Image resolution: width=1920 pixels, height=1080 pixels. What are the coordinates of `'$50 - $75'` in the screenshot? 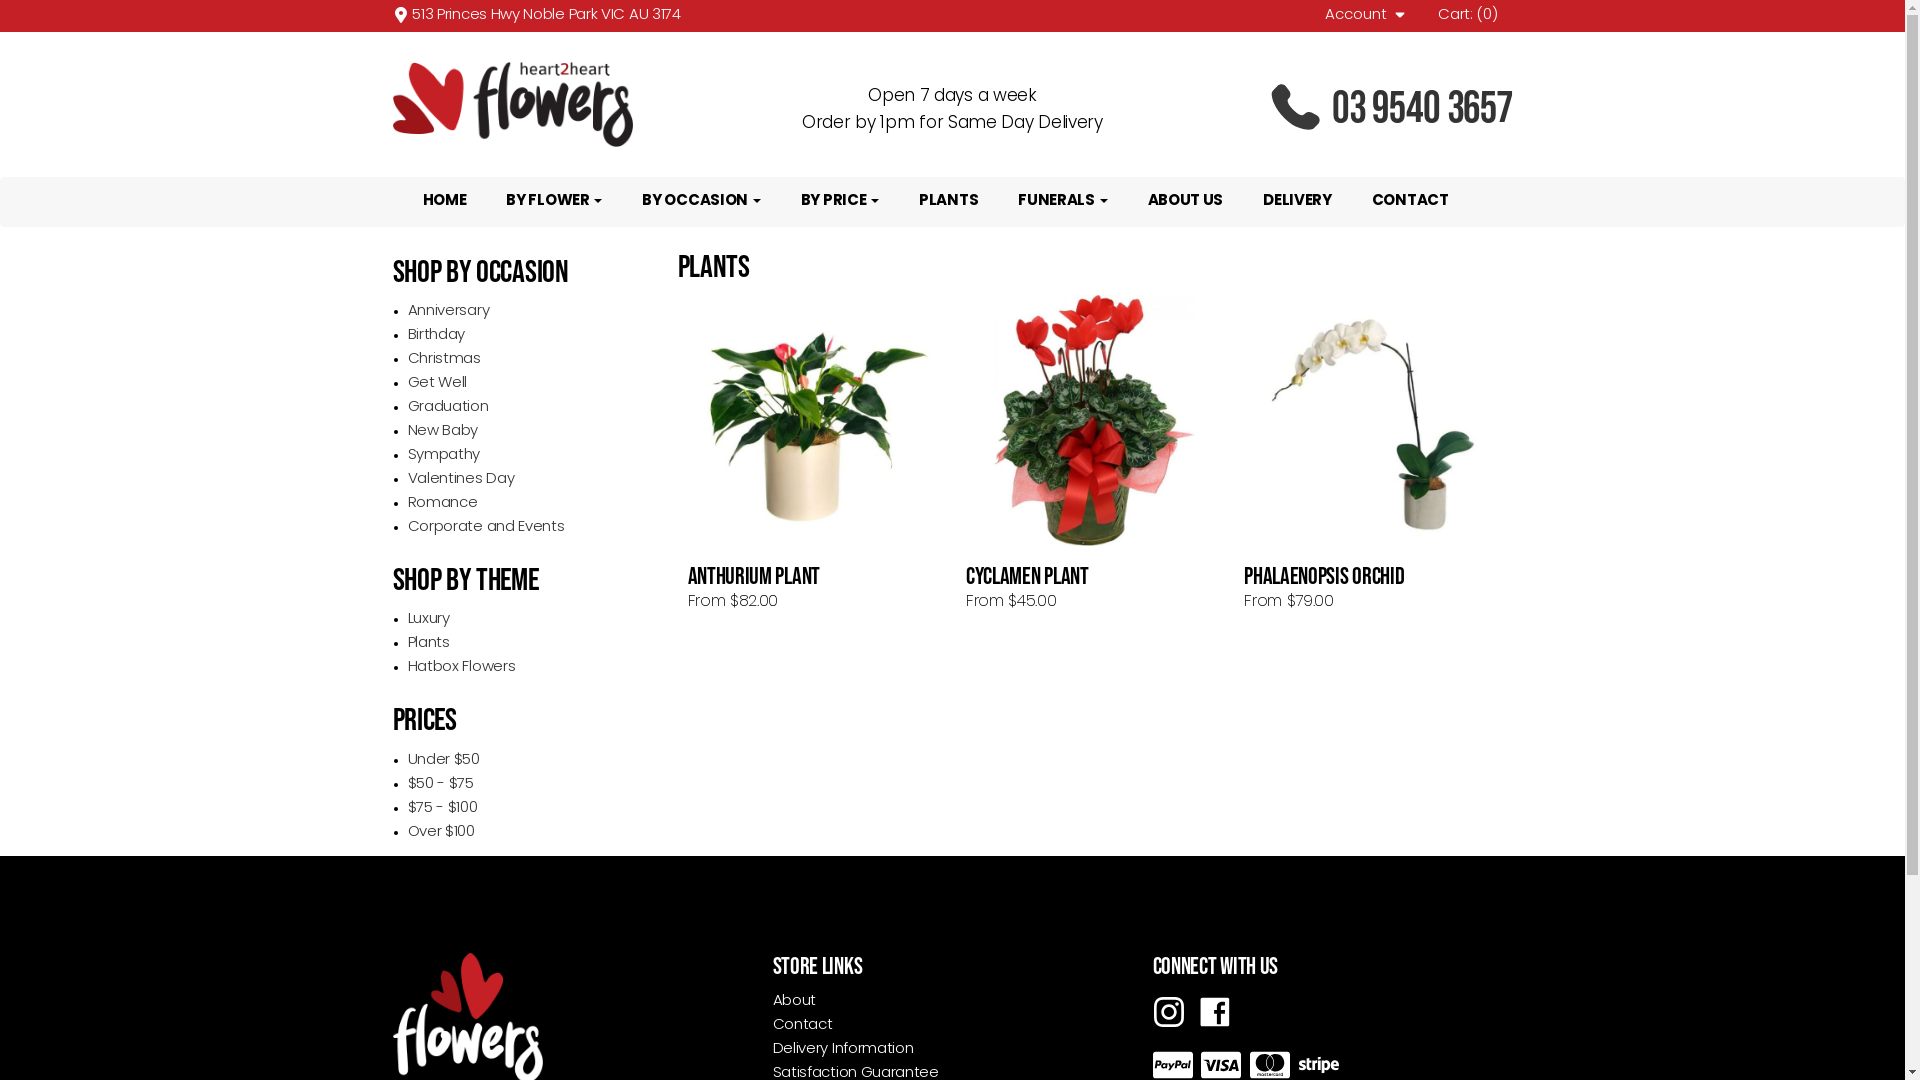 It's located at (440, 783).